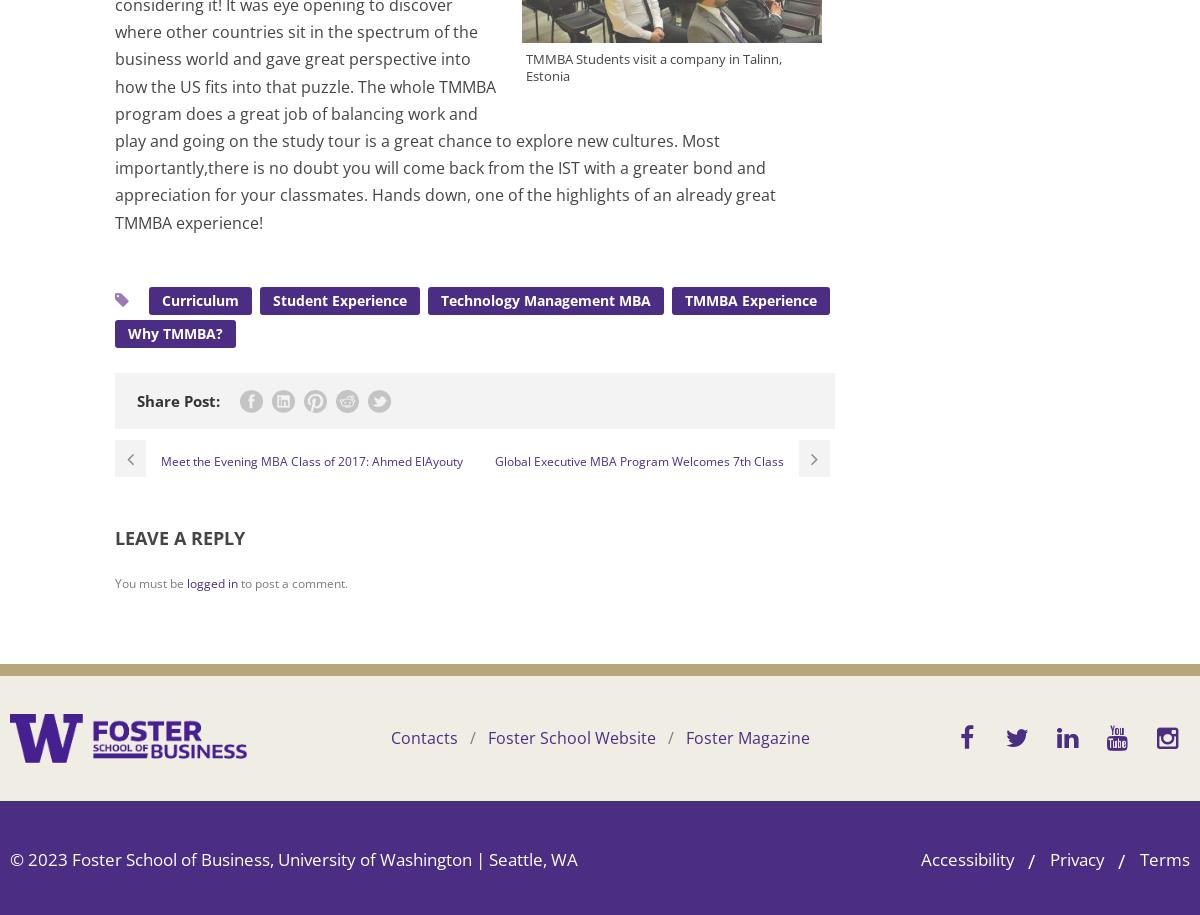 The image size is (1200, 915). Describe the element at coordinates (545, 298) in the screenshot. I see `'Technology Management MBA'` at that location.